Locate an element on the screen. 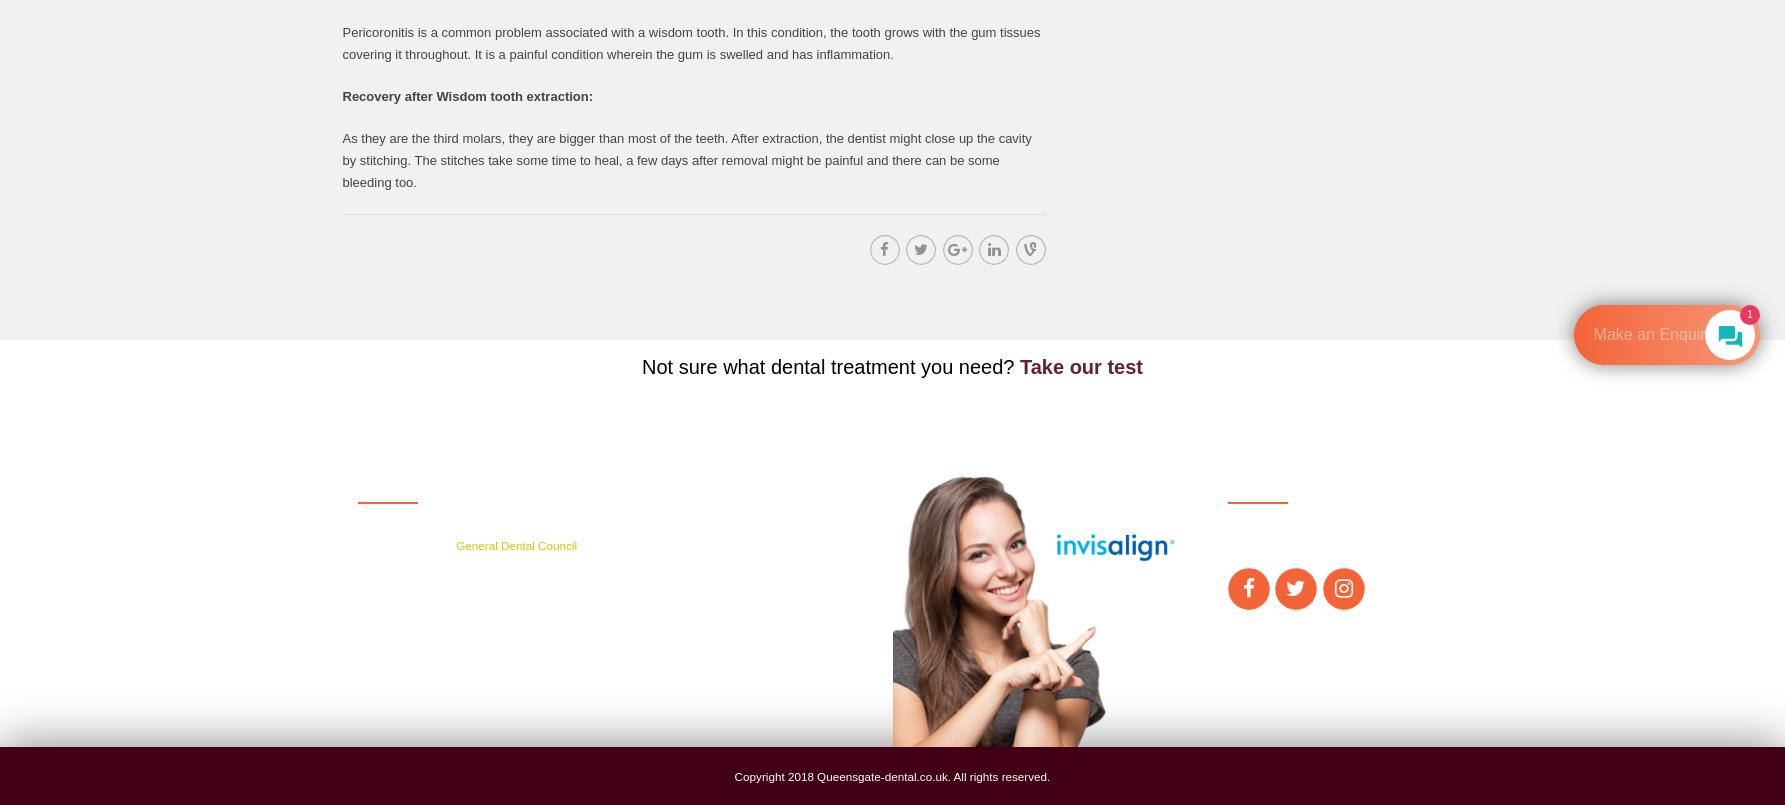 This screenshot has height=805, width=1785. 'Get in touch' is located at coordinates (357, 435).